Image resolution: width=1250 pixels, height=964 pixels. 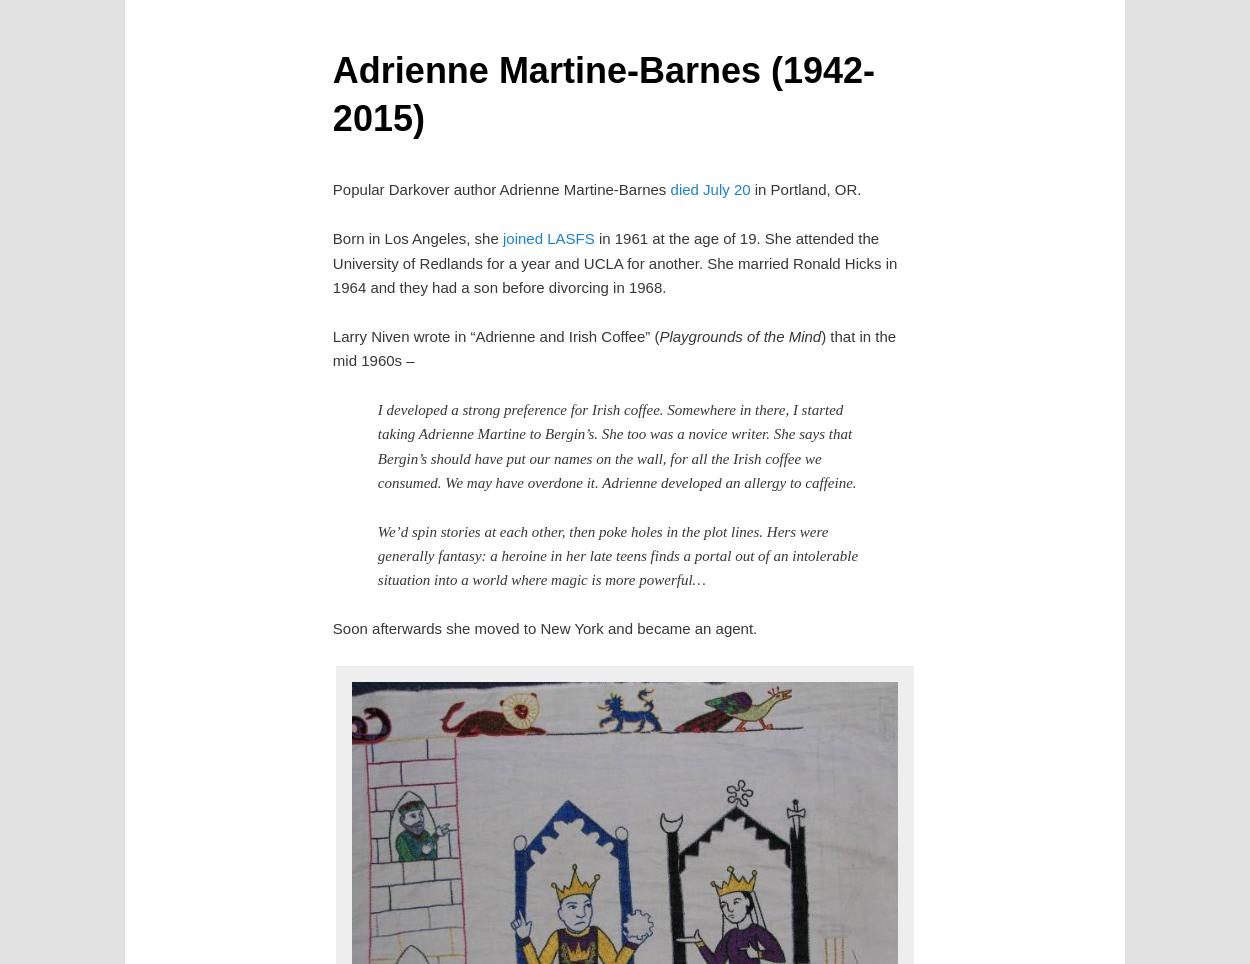 I want to click on 'joined LASFS', so click(x=548, y=238).